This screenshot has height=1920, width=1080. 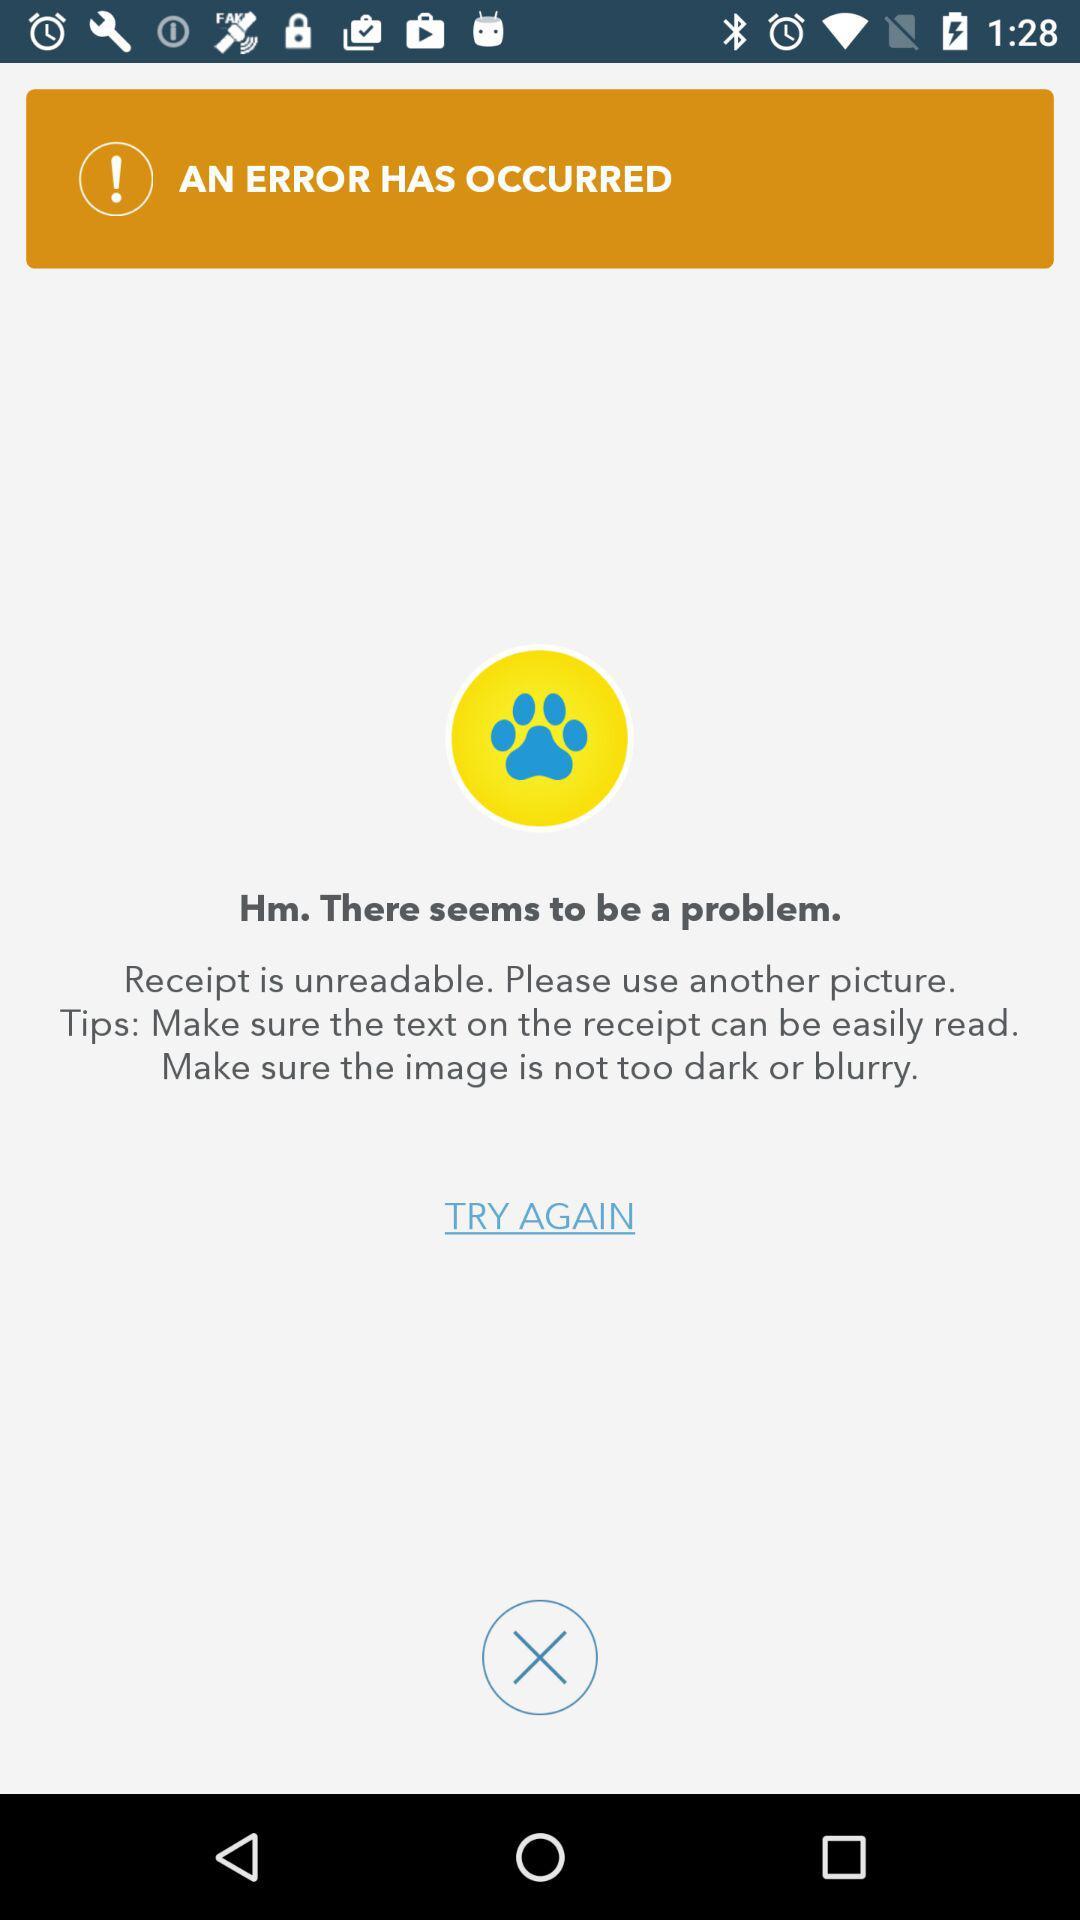 I want to click on the close icon, so click(x=540, y=1657).